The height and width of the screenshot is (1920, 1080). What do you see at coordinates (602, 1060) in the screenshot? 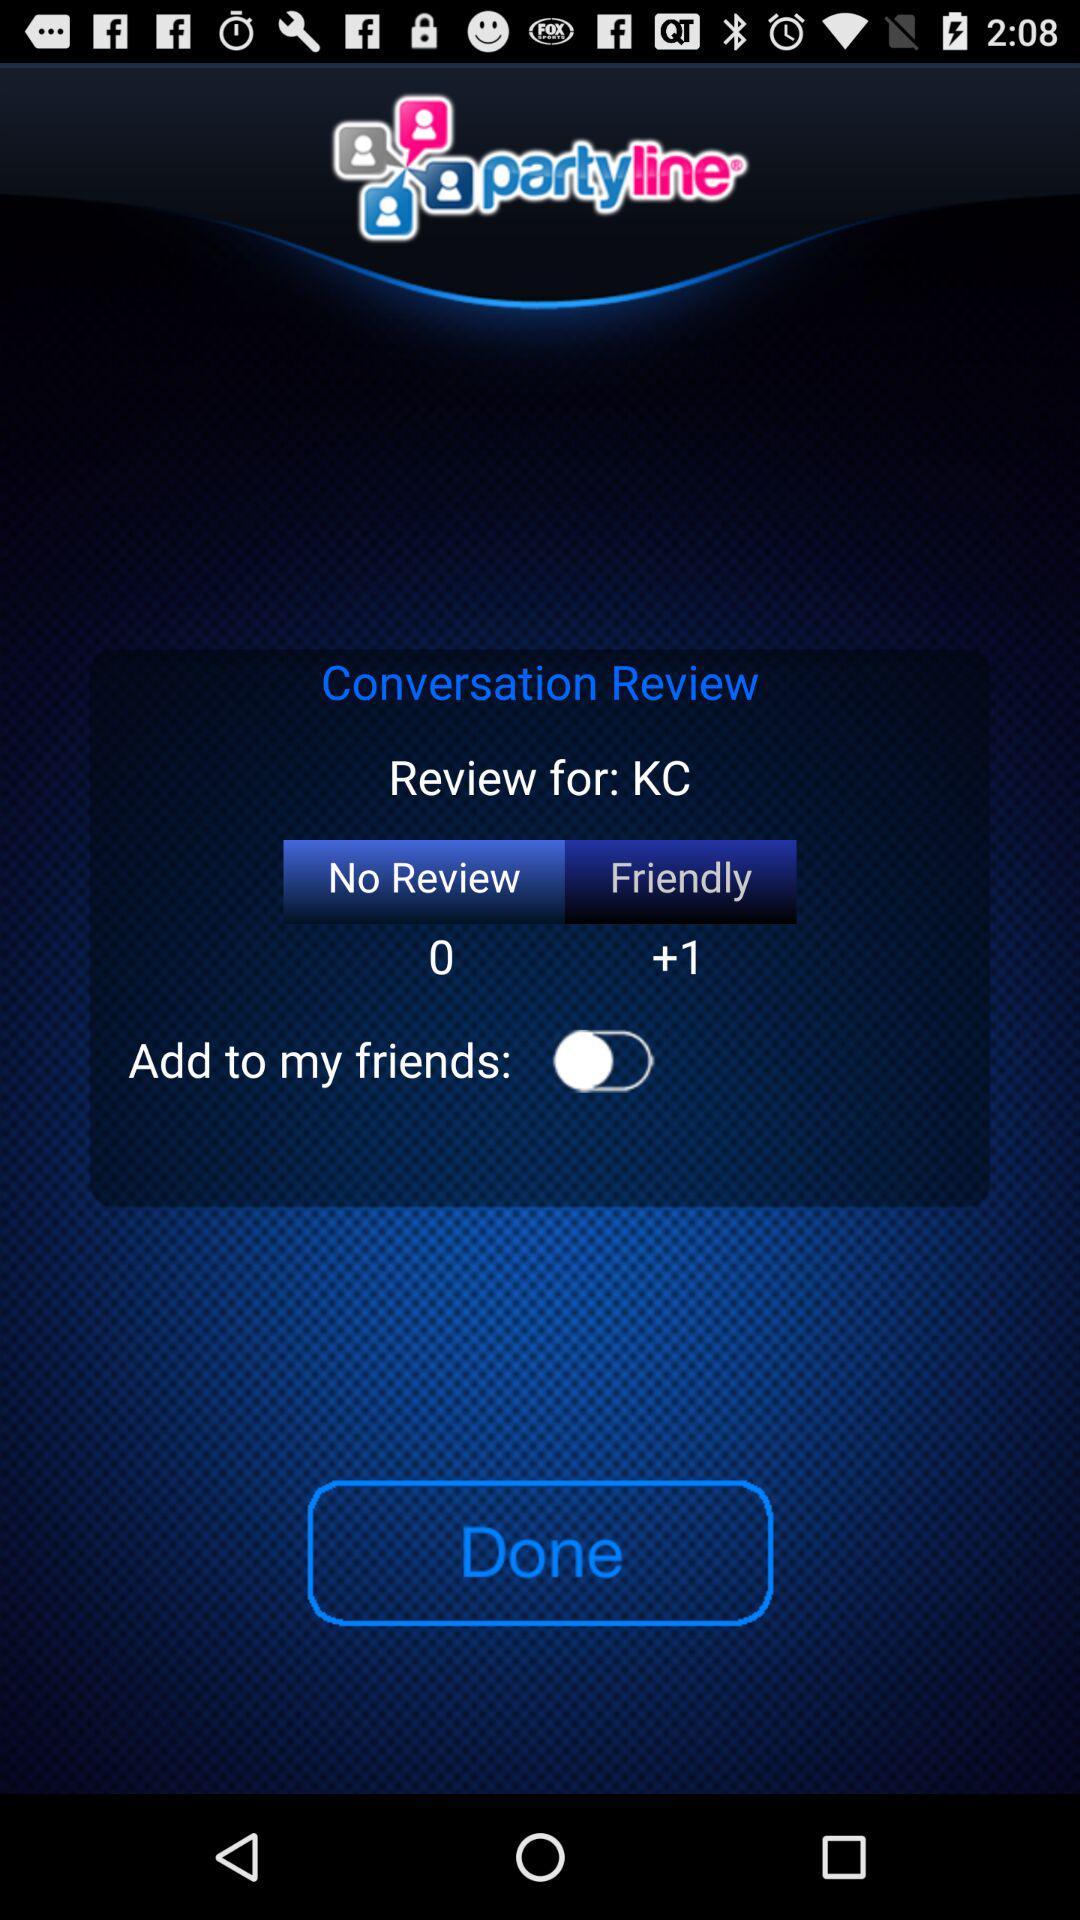
I see `icon next to the add to my item` at bounding box center [602, 1060].